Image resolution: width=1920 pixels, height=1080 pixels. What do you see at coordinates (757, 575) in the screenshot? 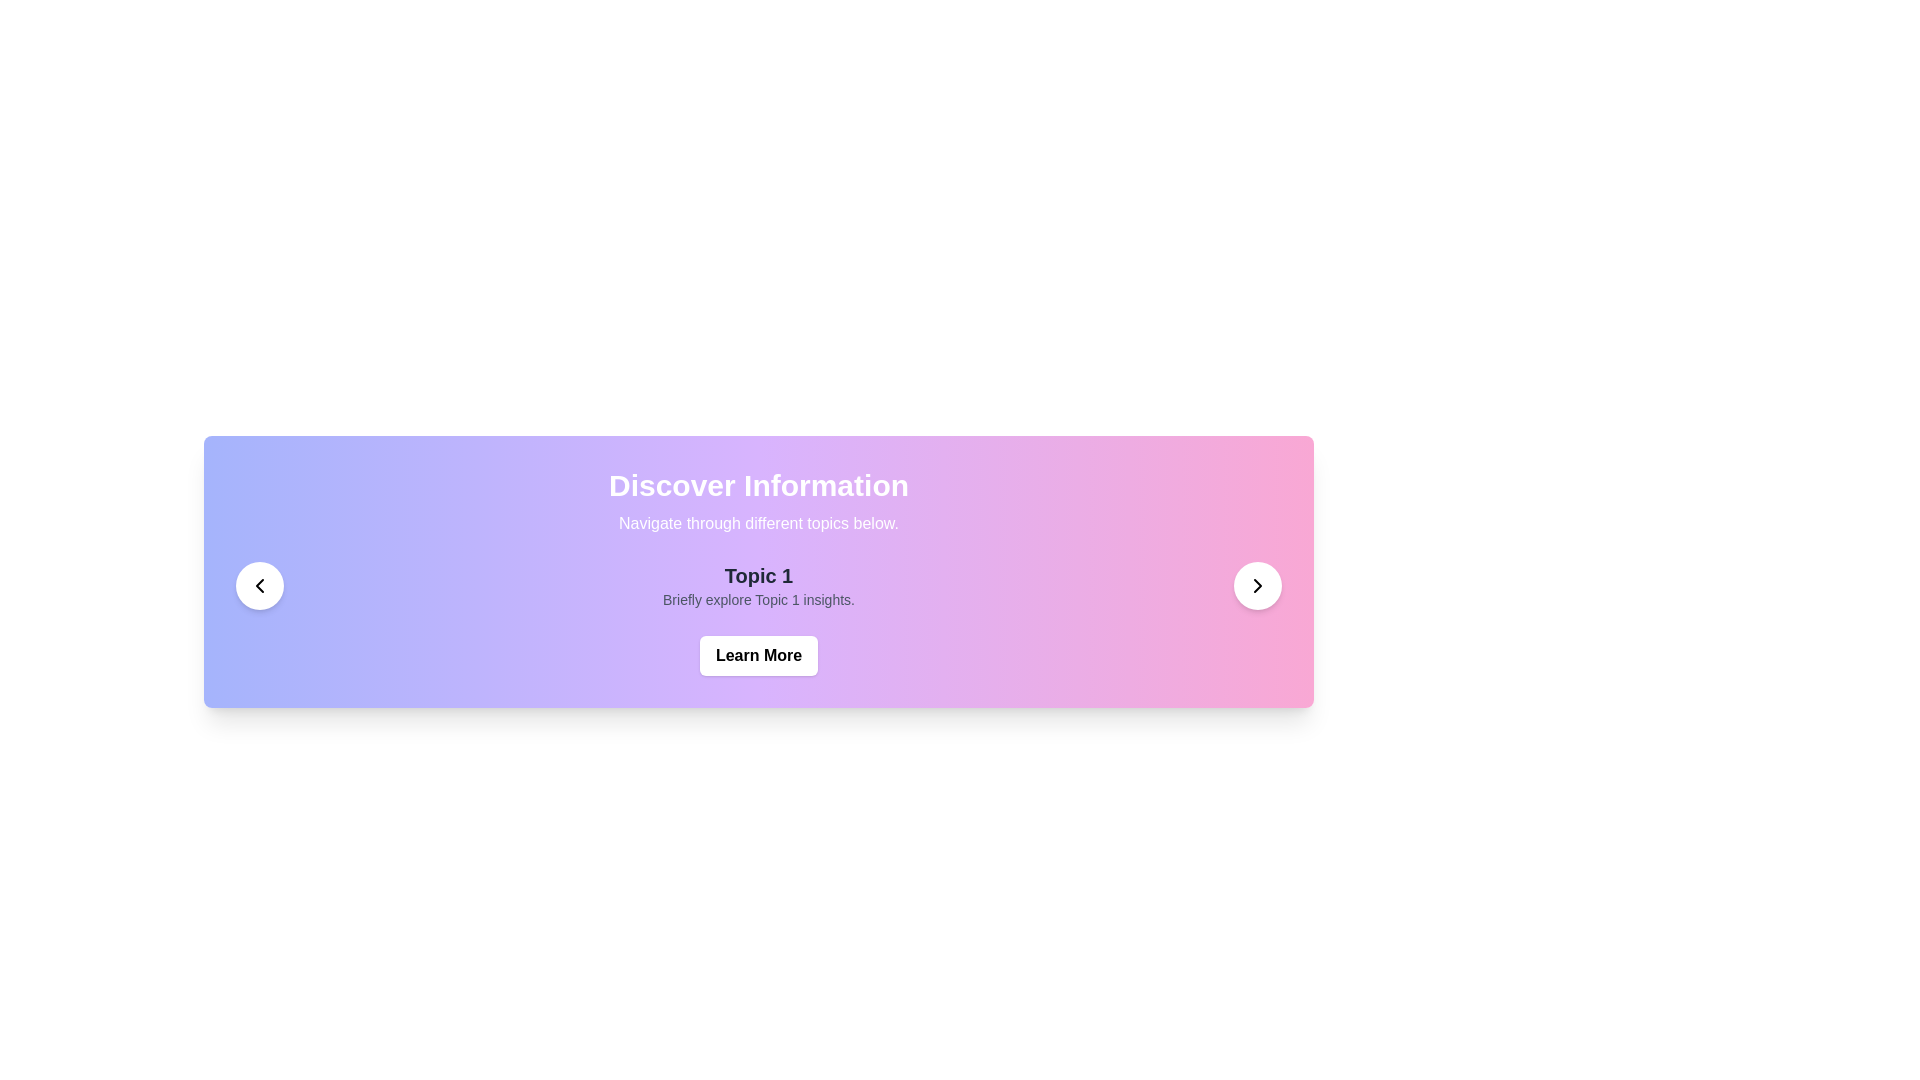
I see `the Header text that introduces the topic, located at the center of the card above the subtitle 'Briefly explore Topic 1 insights.'` at bounding box center [757, 575].